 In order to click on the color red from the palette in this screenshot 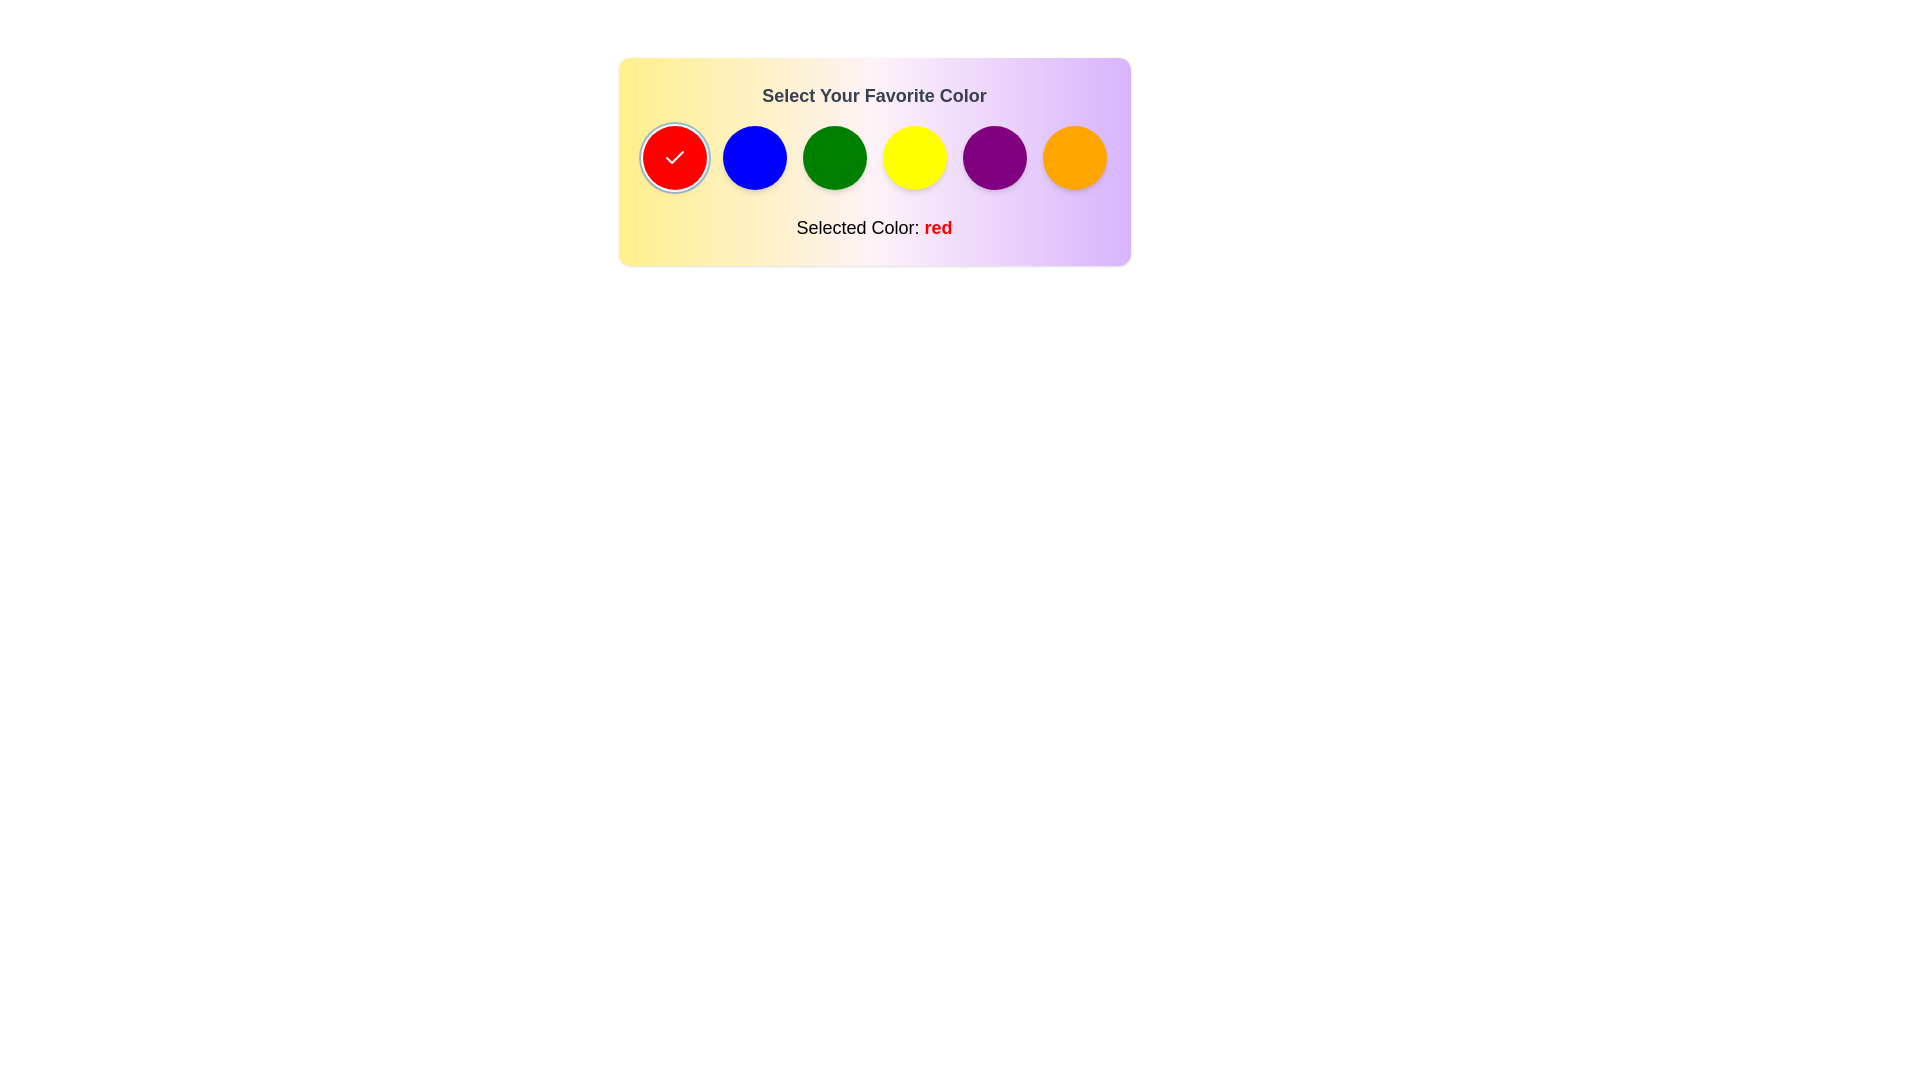, I will do `click(674, 157)`.